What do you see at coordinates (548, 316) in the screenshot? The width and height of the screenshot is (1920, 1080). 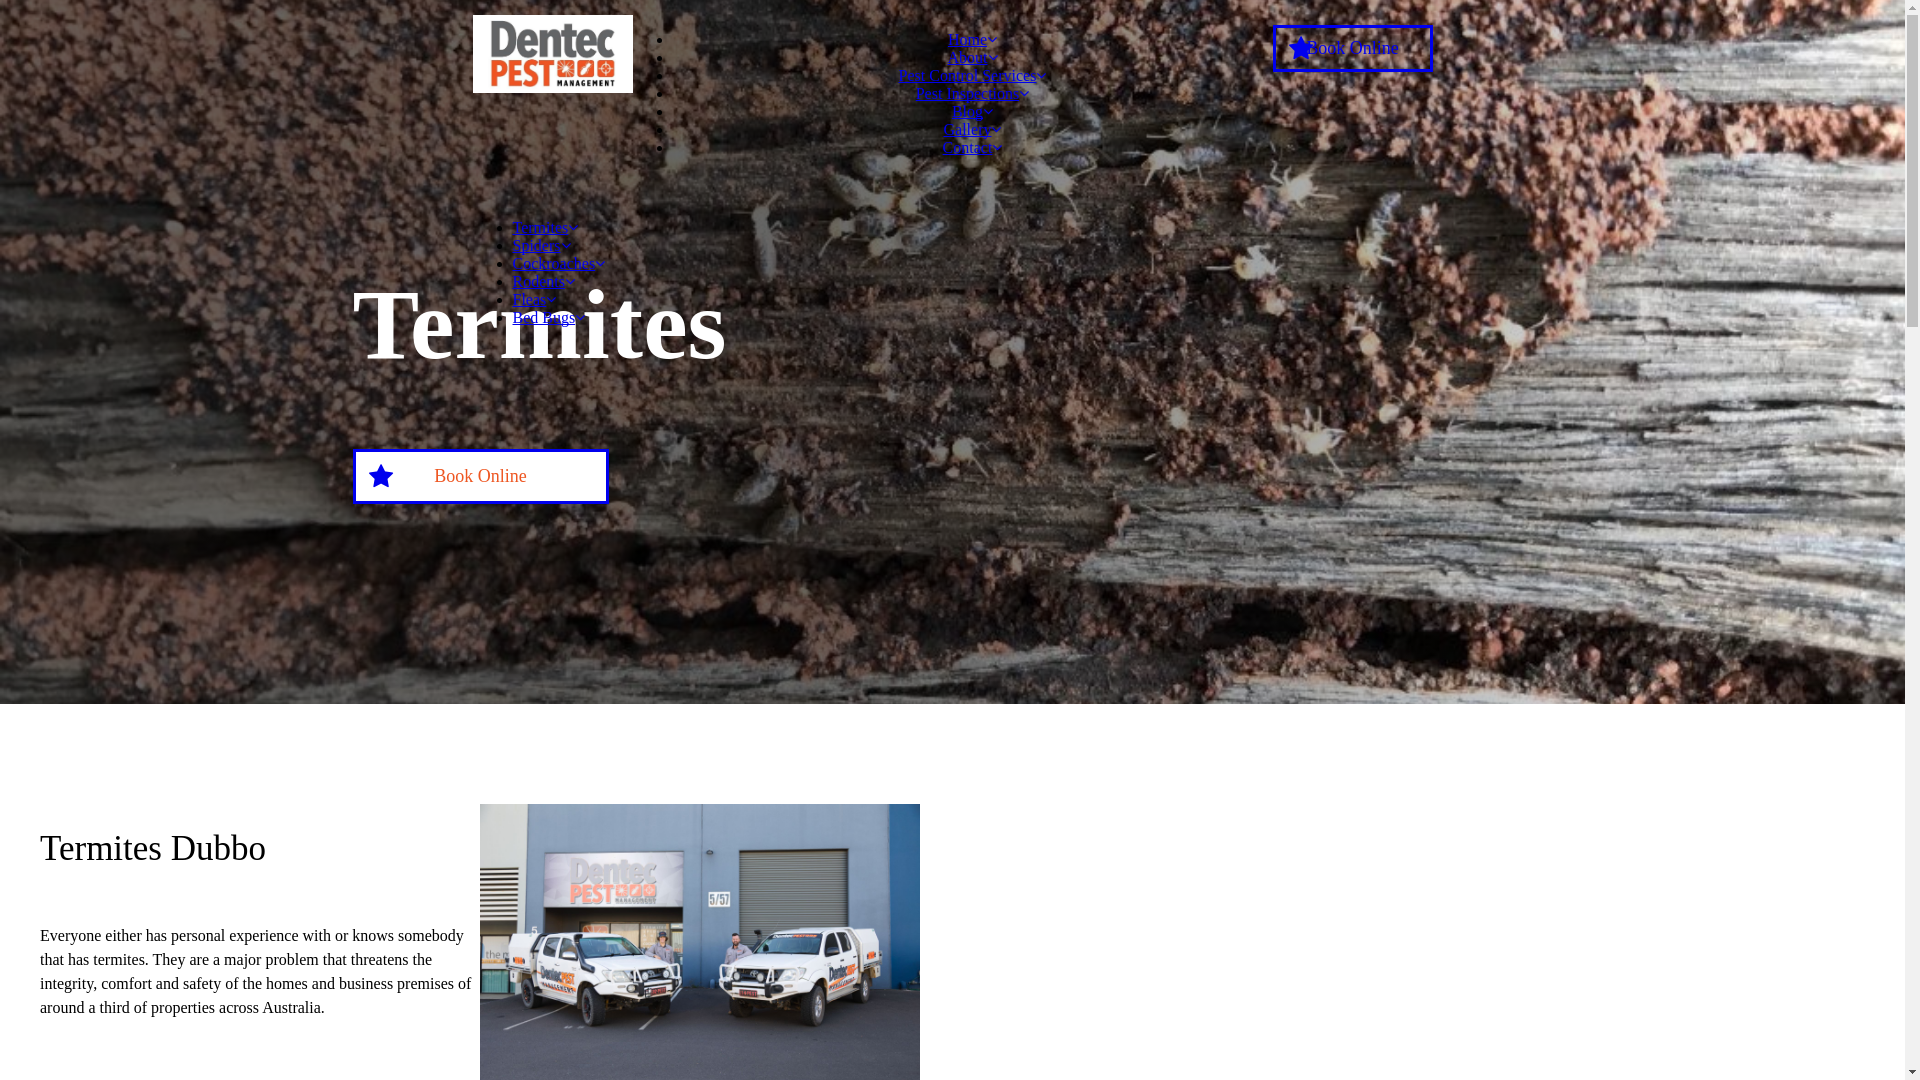 I see `'Bed Bugs'` at bounding box center [548, 316].